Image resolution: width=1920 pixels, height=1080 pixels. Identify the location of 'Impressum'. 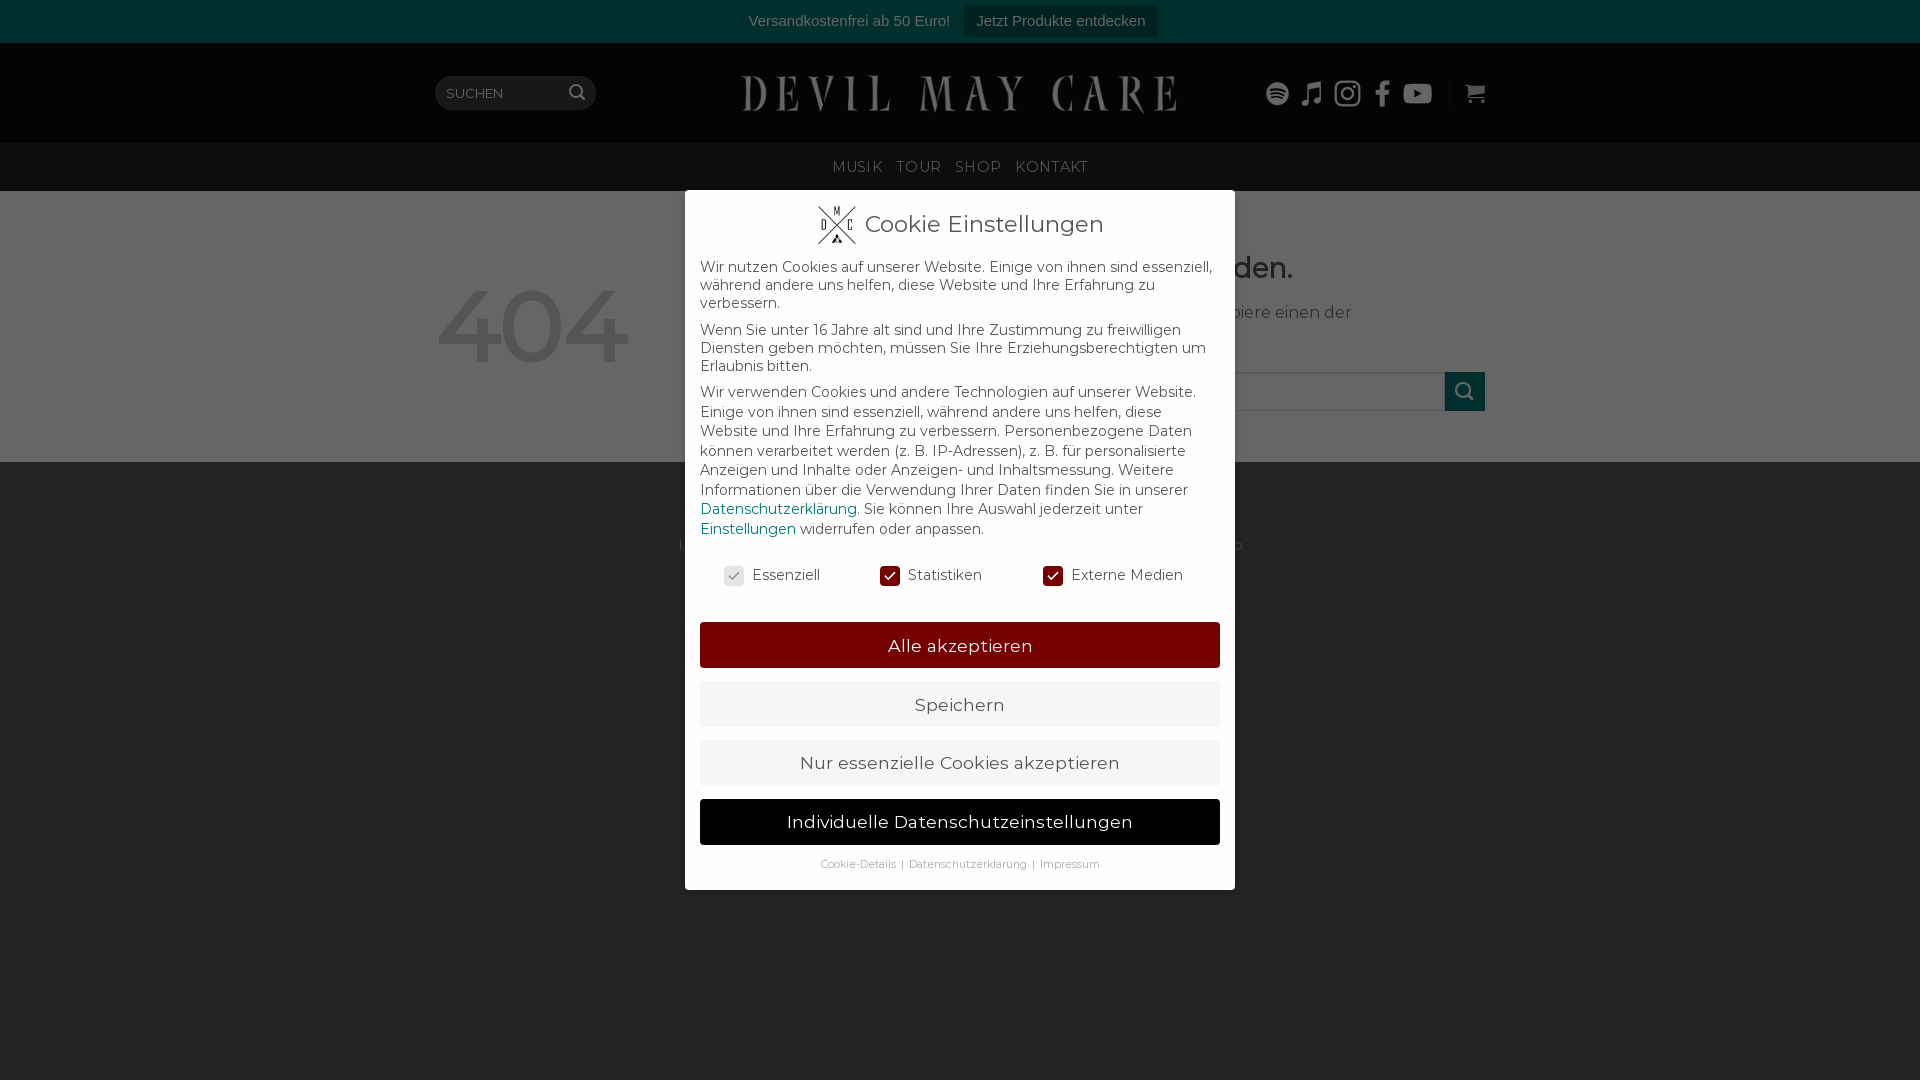
(1069, 863).